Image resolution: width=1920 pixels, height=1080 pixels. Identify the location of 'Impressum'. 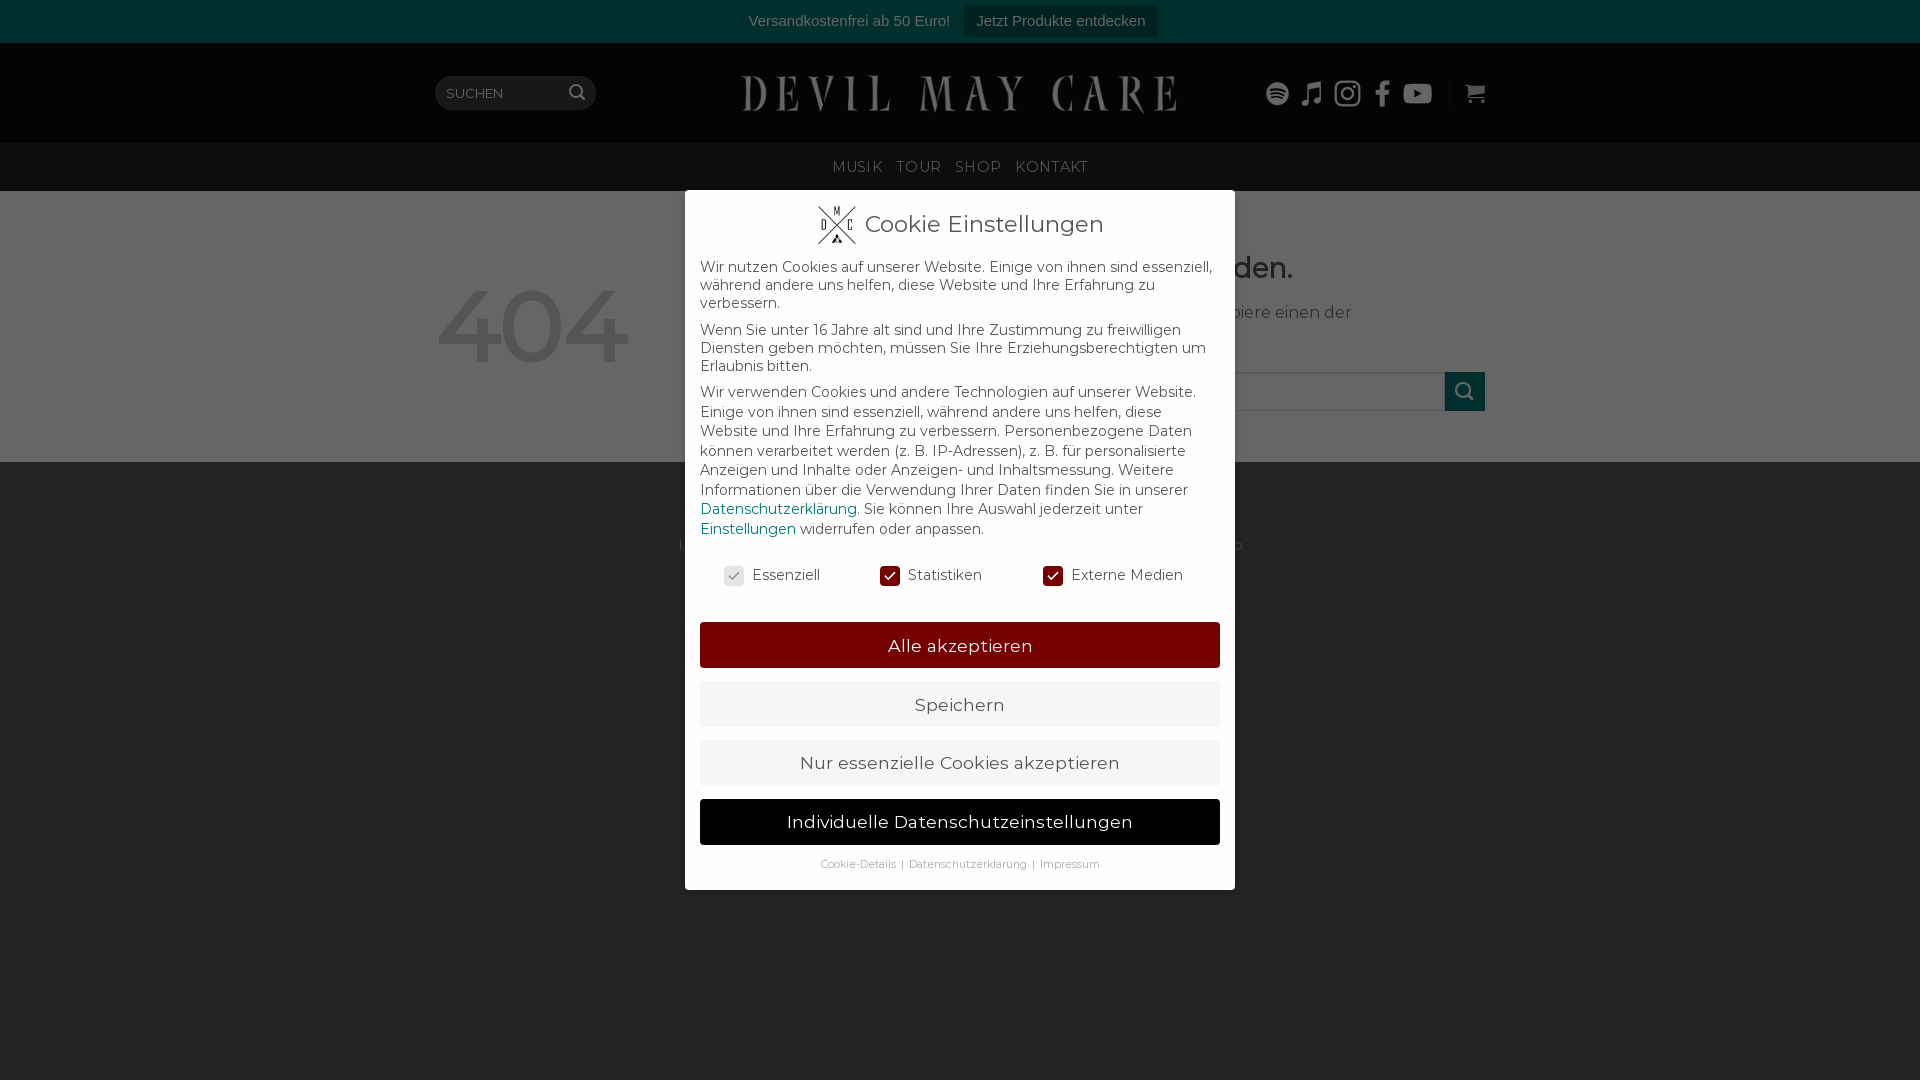
(1069, 863).